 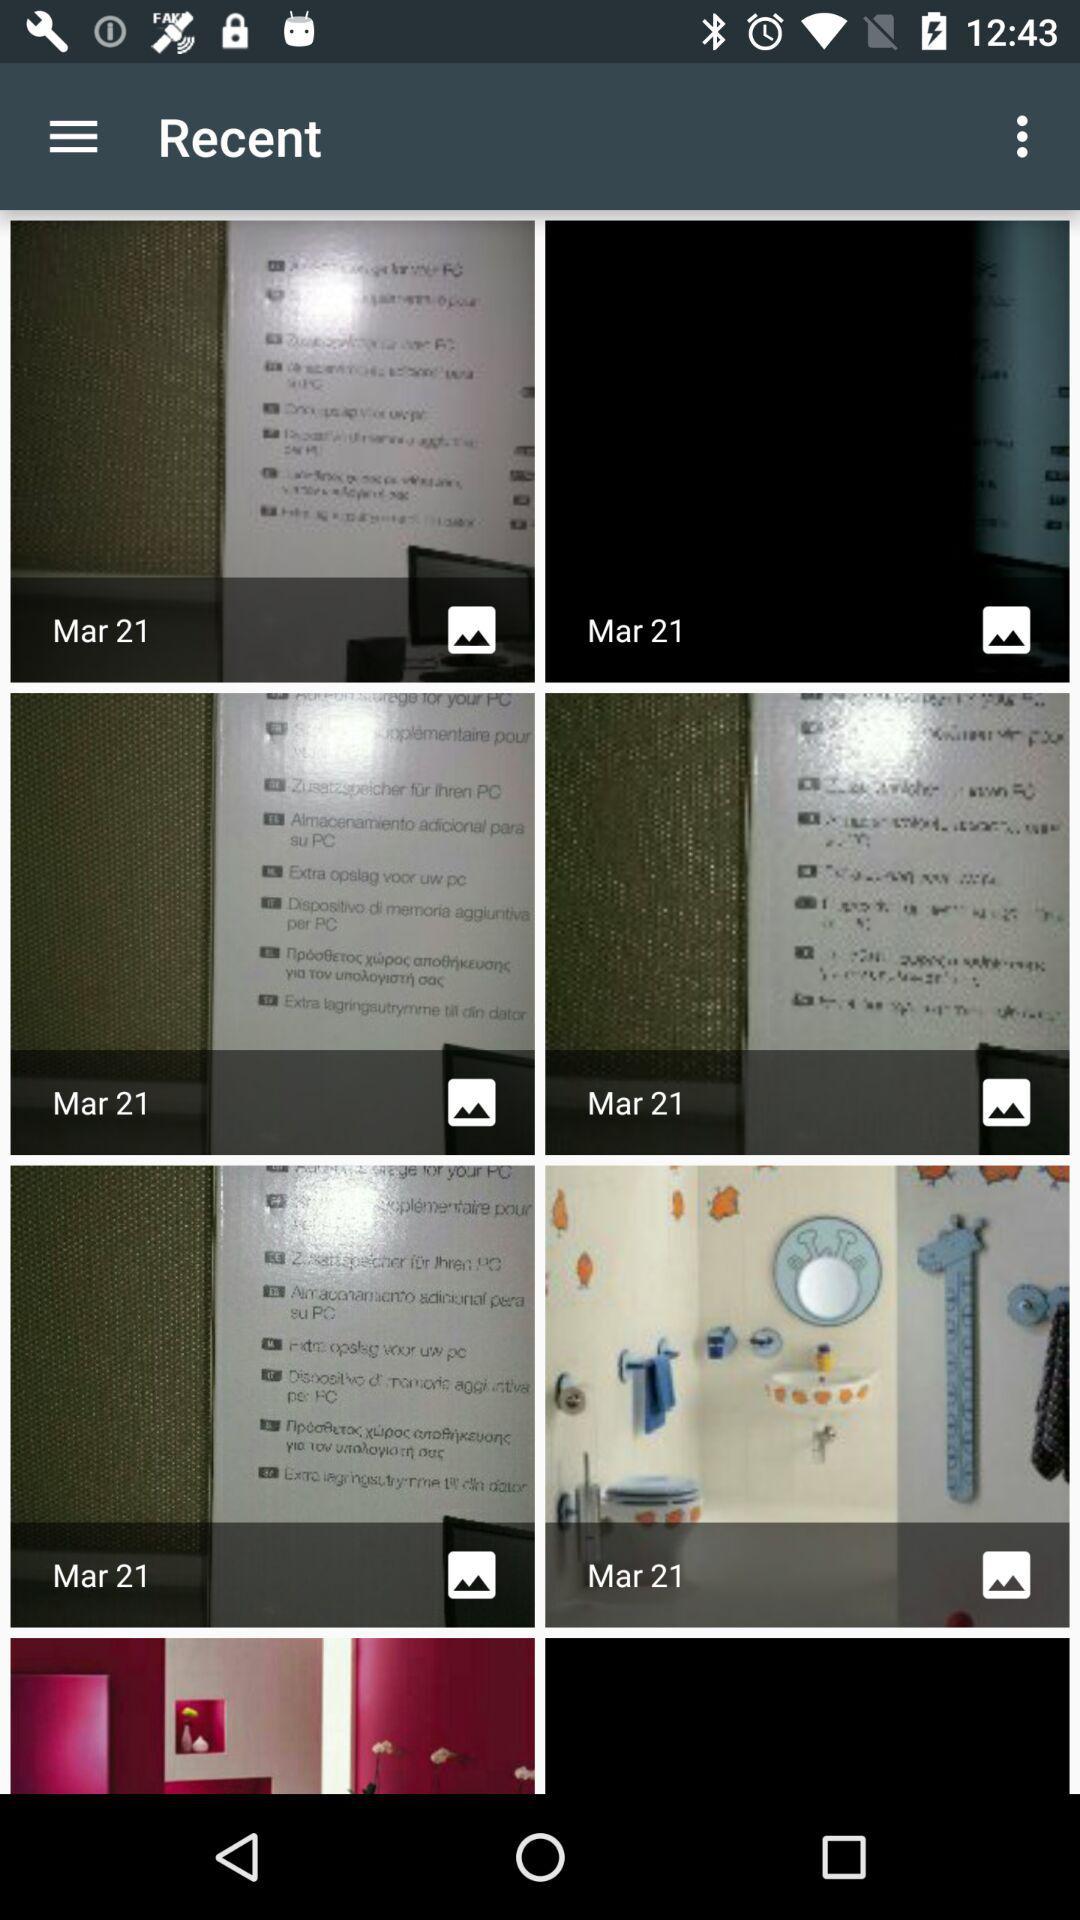 What do you see at coordinates (72, 135) in the screenshot?
I see `the icon to the left of recent item` at bounding box center [72, 135].